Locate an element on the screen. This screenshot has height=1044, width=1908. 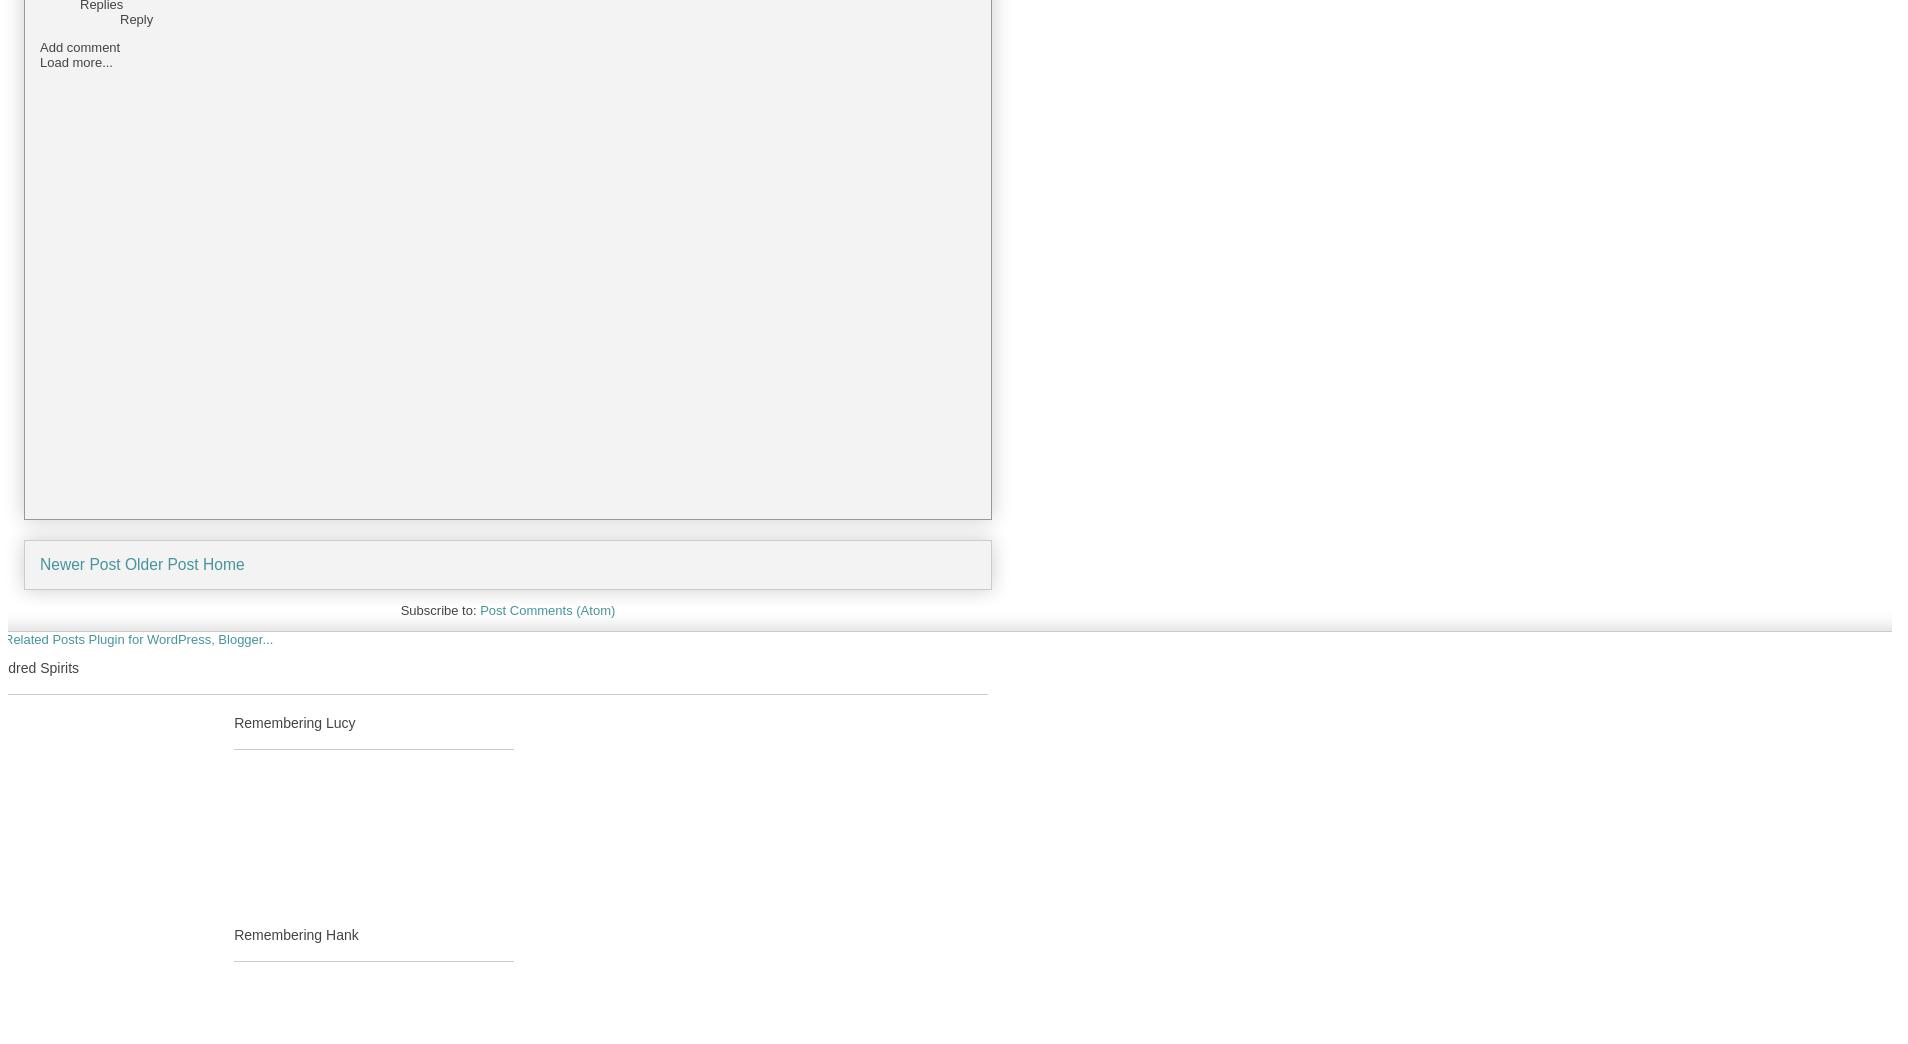
'Home' is located at coordinates (201, 563).